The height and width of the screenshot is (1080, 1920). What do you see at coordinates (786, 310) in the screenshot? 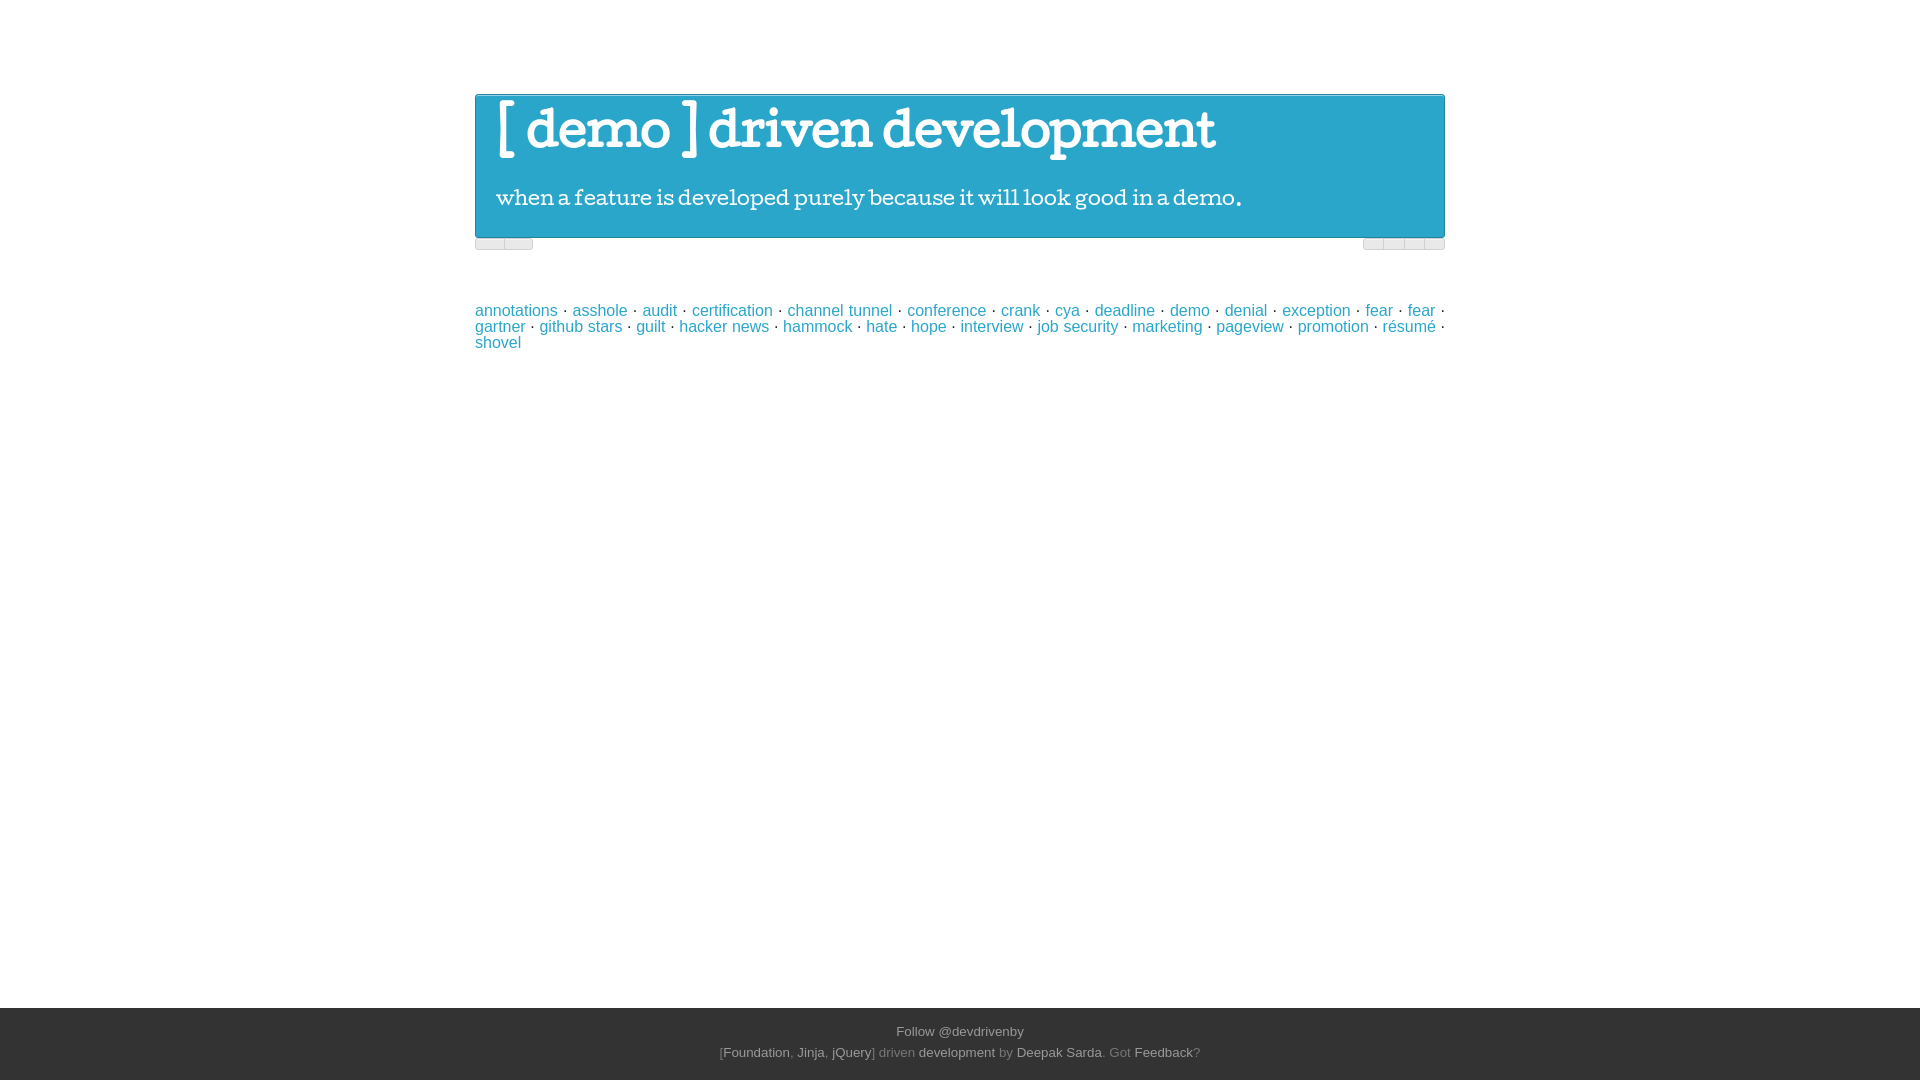
I see `'channel tunnel'` at bounding box center [786, 310].